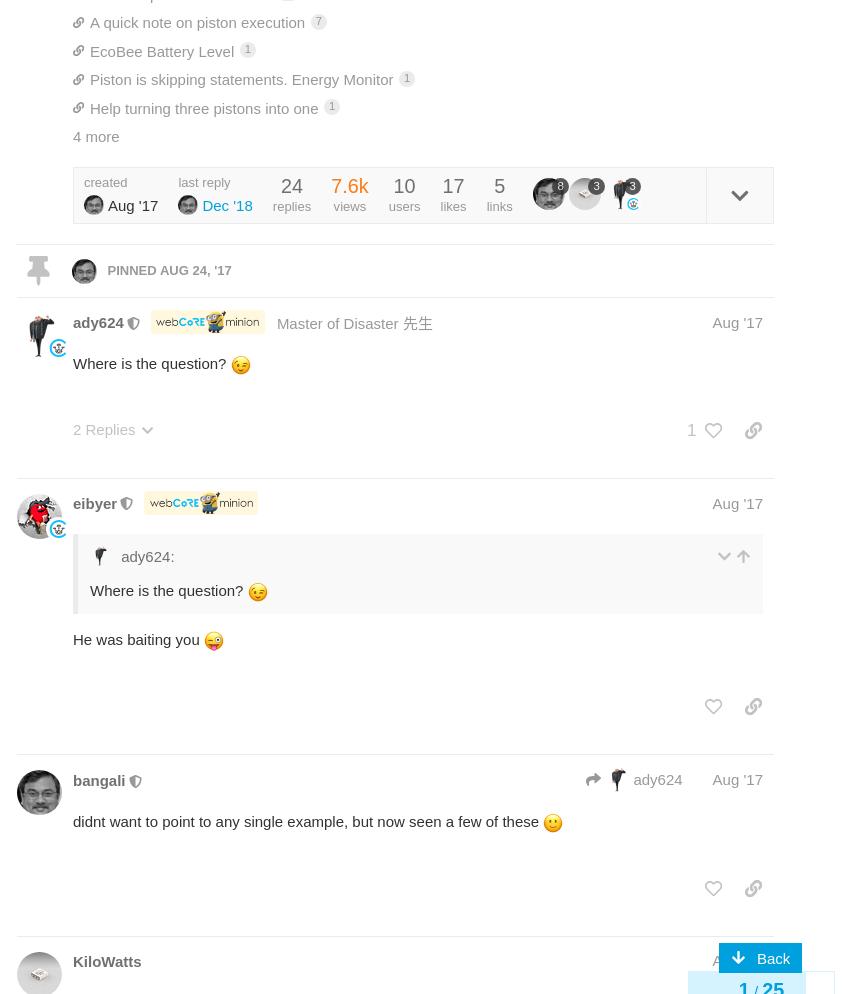 The image size is (850, 994). What do you see at coordinates (274, 321) in the screenshot?
I see `'Master of Disaster 先生'` at bounding box center [274, 321].